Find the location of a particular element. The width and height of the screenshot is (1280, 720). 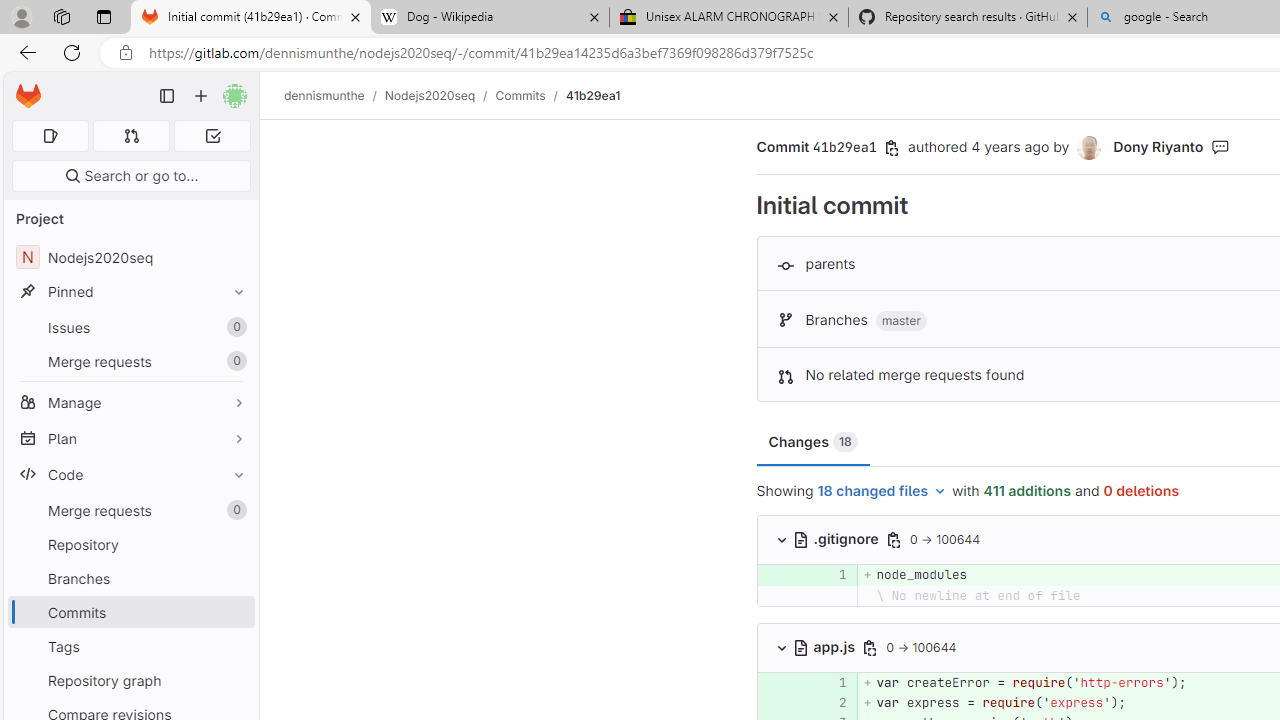

'NNodejs2020seq' is located at coordinates (130, 256).